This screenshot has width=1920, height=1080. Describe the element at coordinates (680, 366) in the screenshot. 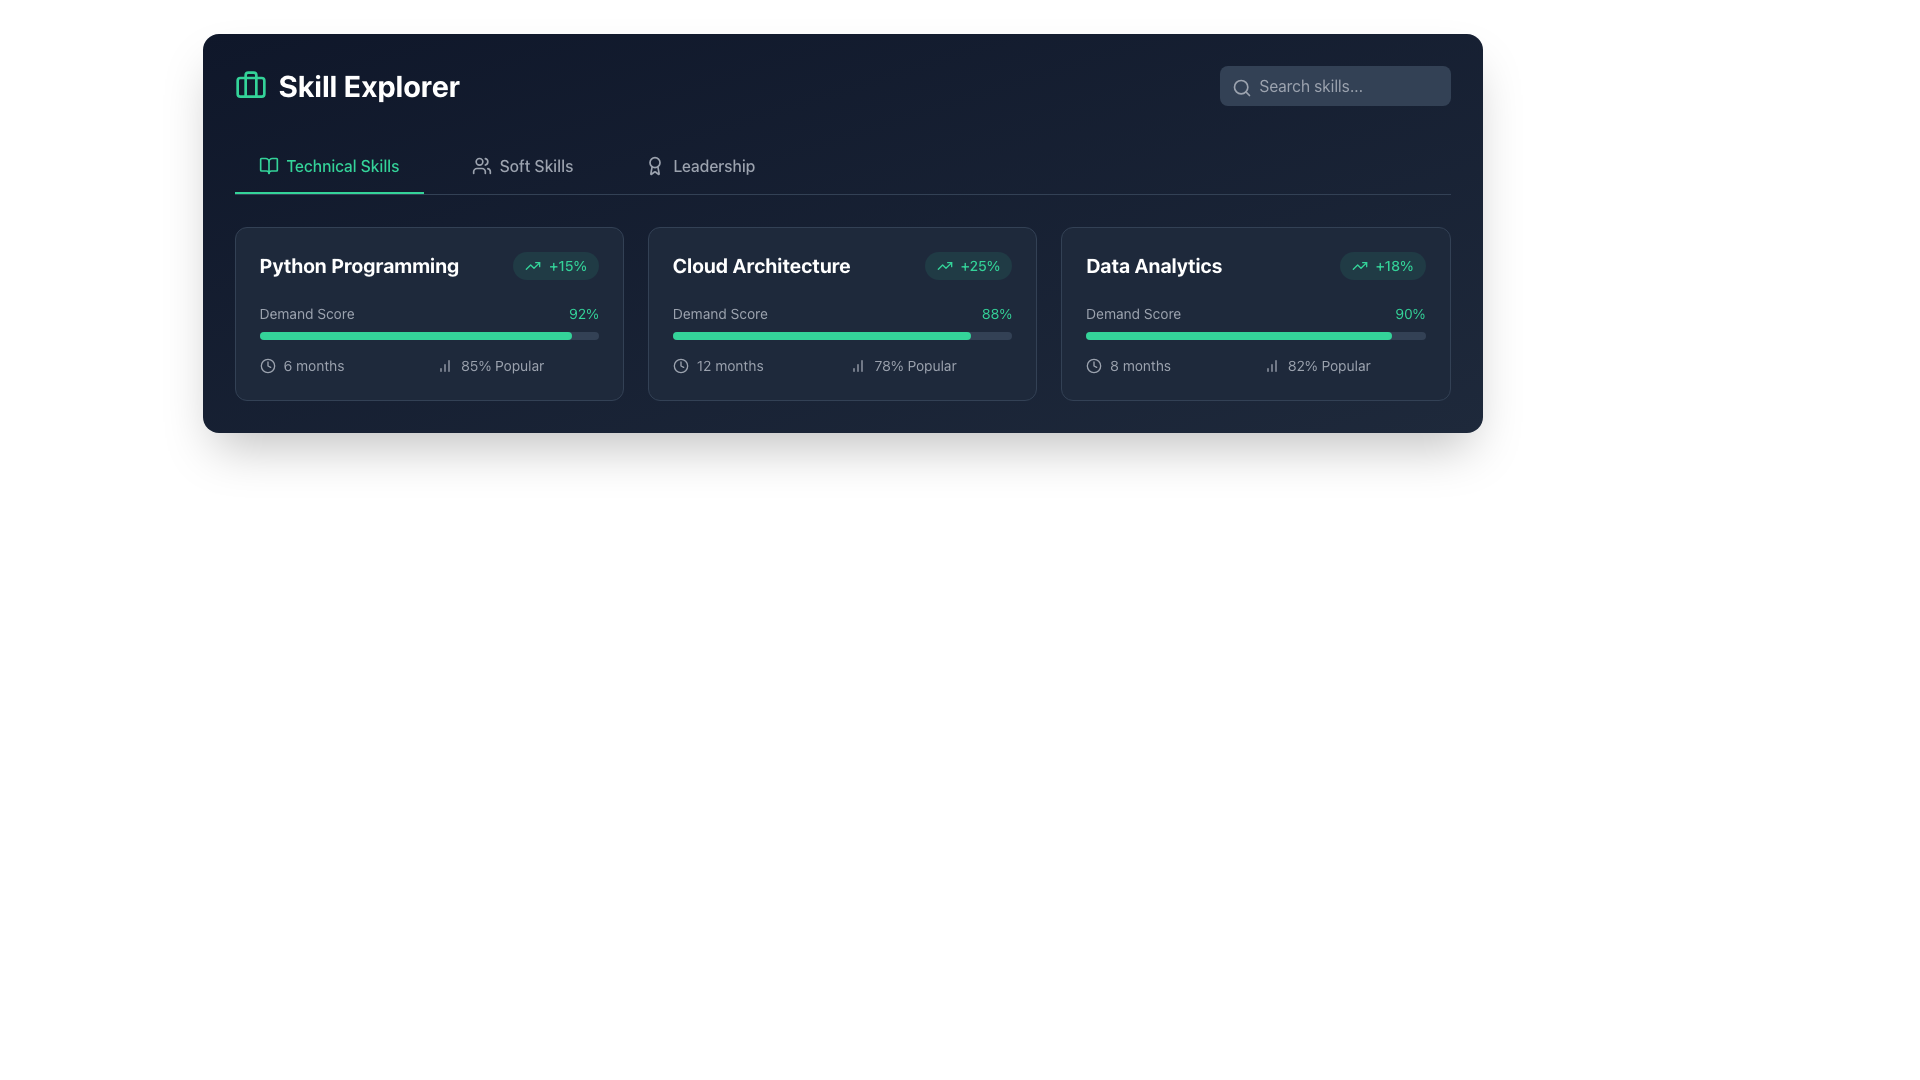

I see `the SVG circle graphic representing the clock face, which is located in the leftmost position of the 'Cloud Architecture' card in the 'Technical Skills' section` at that location.